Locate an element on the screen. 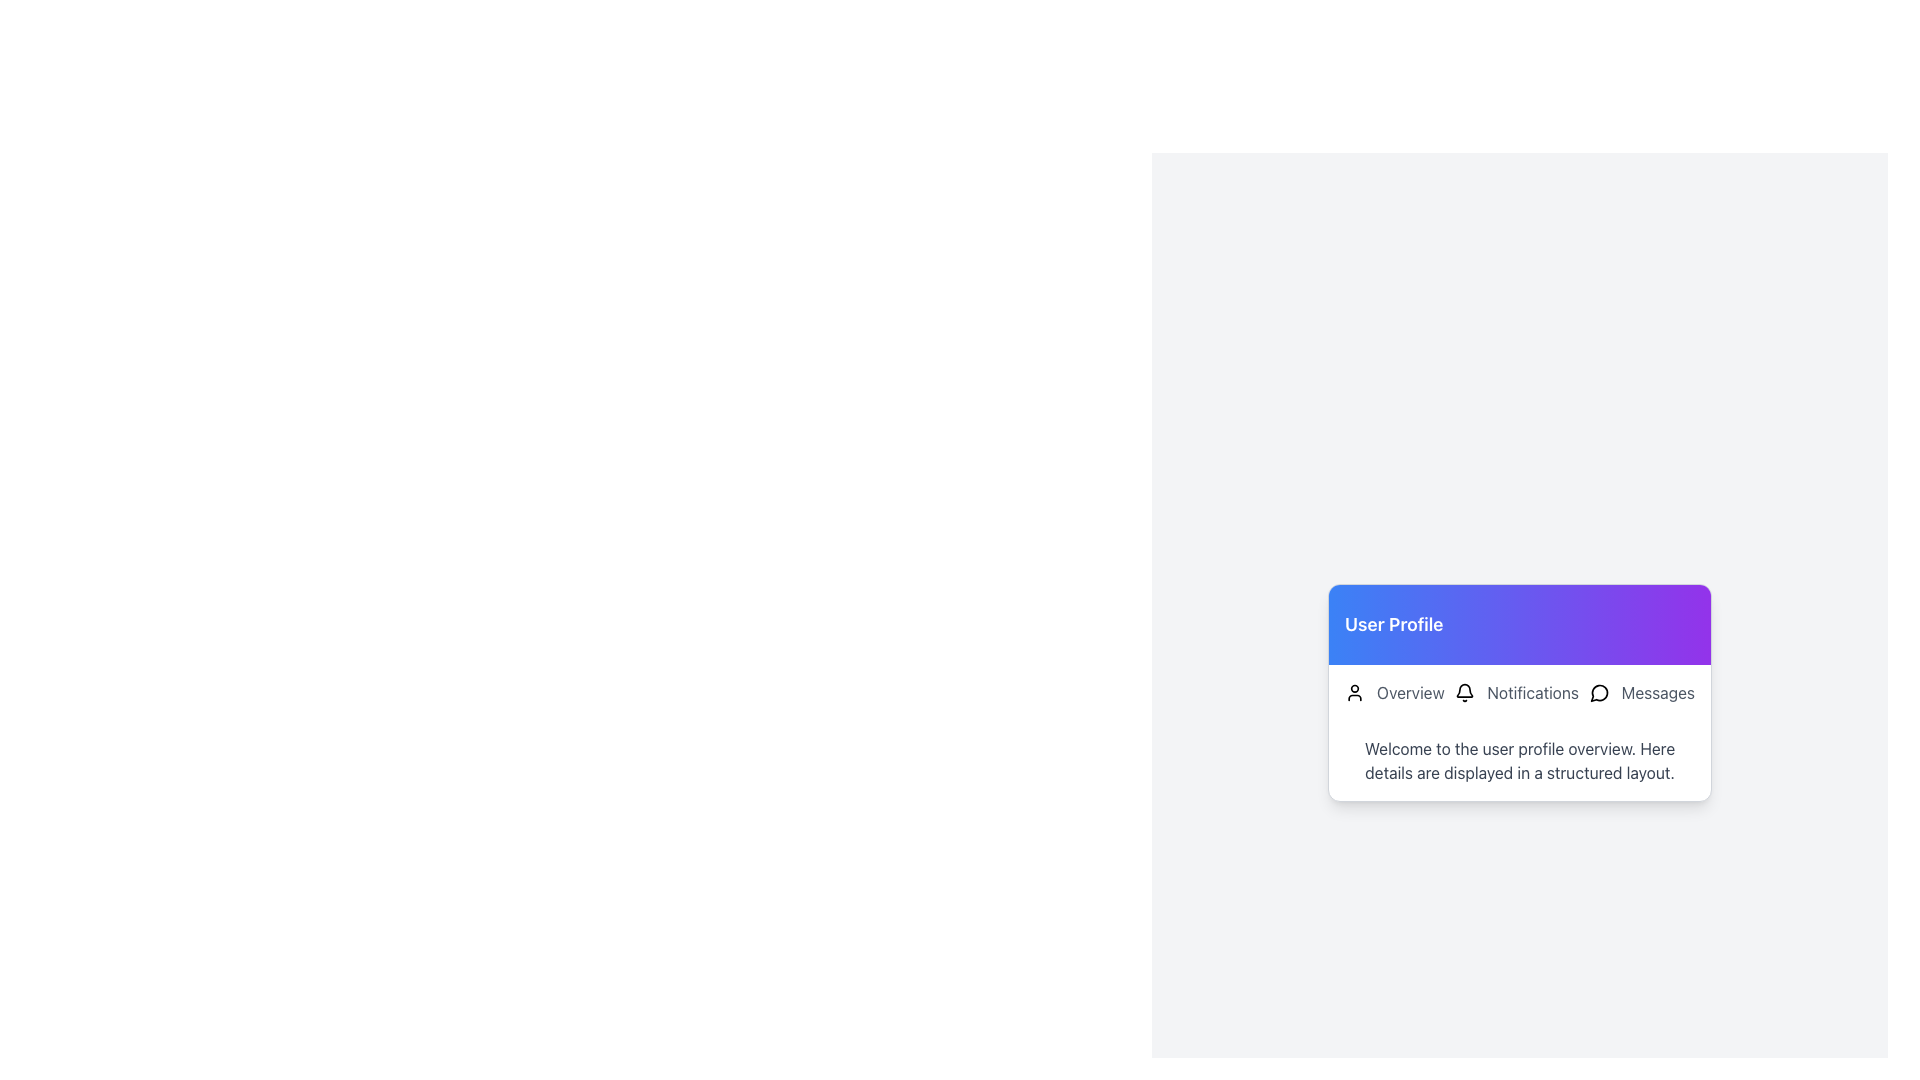 This screenshot has height=1080, width=1920. the text label that reads 'Welcome to the user profile overview. Here details are displayed in a structured layout.' which is located at the bottom of the 'User Profile' card component is located at coordinates (1520, 760).